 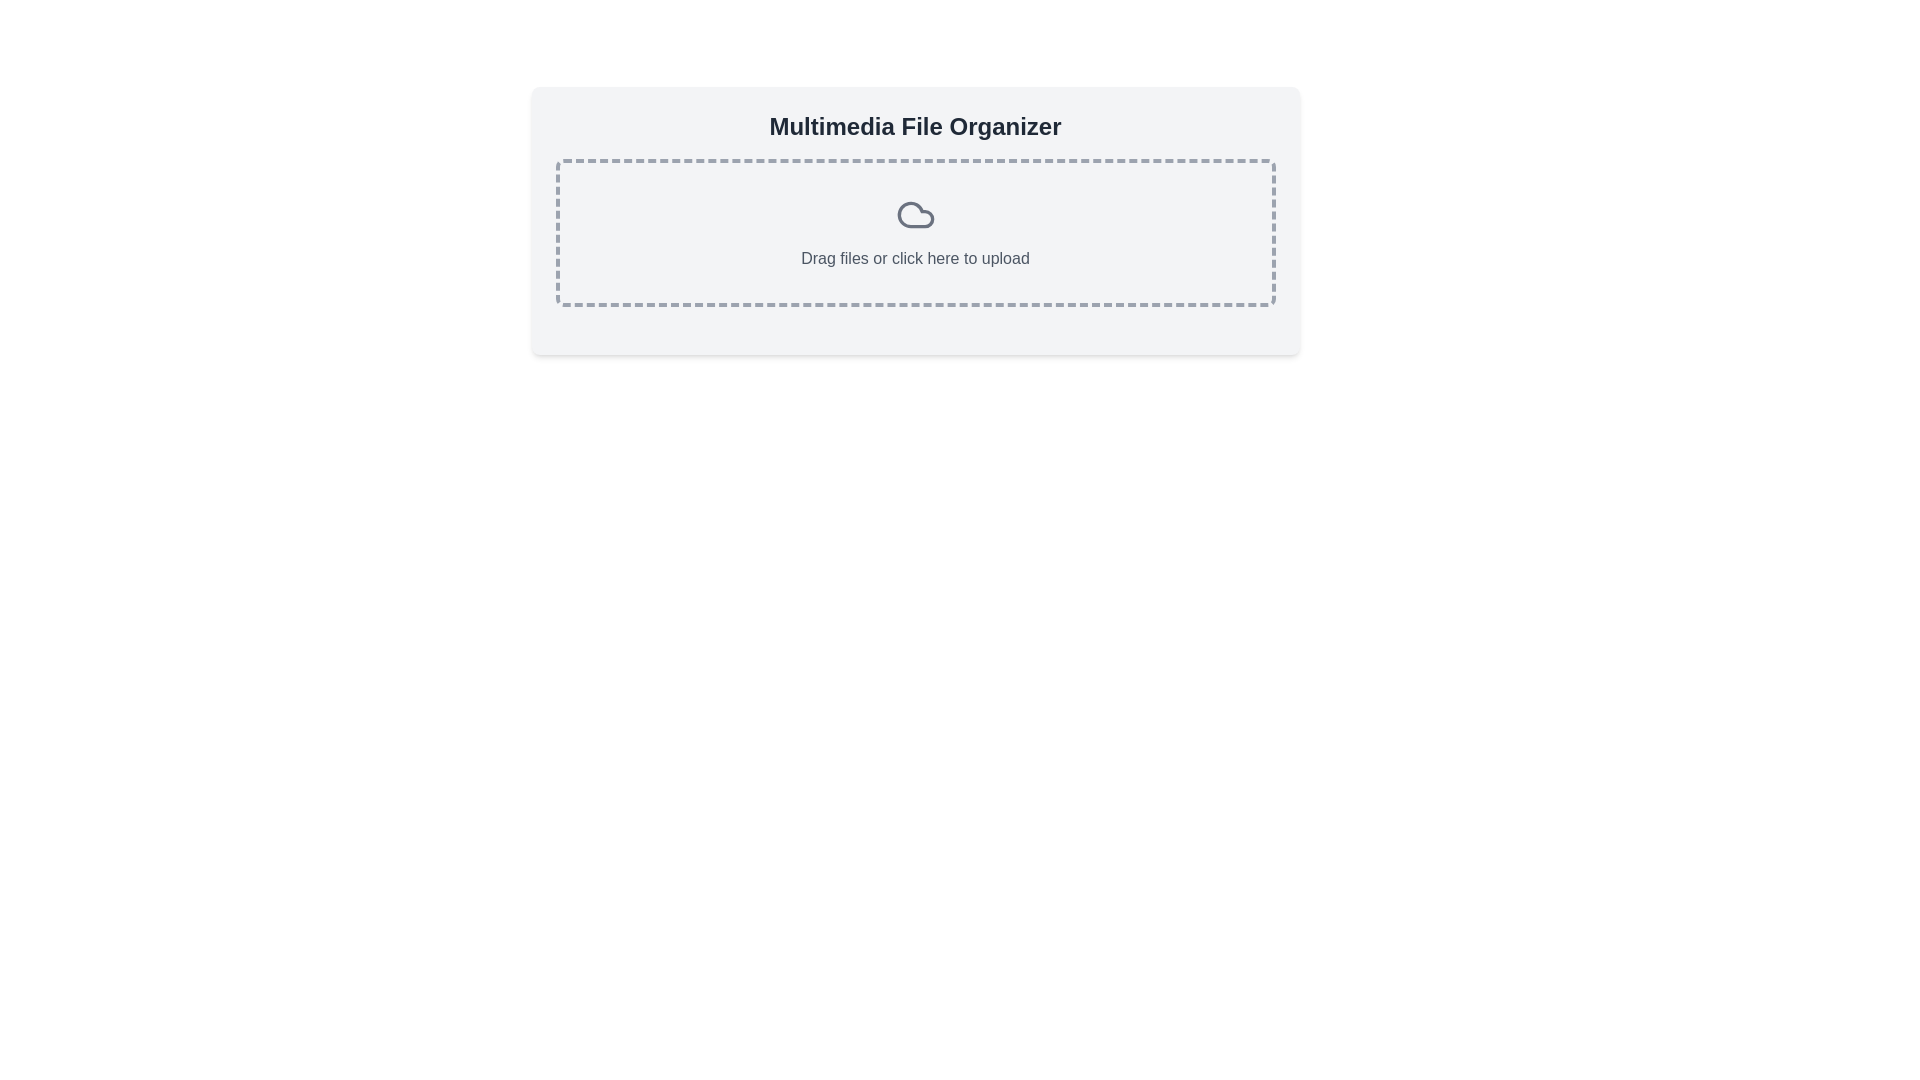 What do you see at coordinates (914, 215) in the screenshot?
I see `the cloud icon element, which is a minimalistic outlined shape located within the upload area, slightly above the 'Drag files or click here to upload' text` at bounding box center [914, 215].